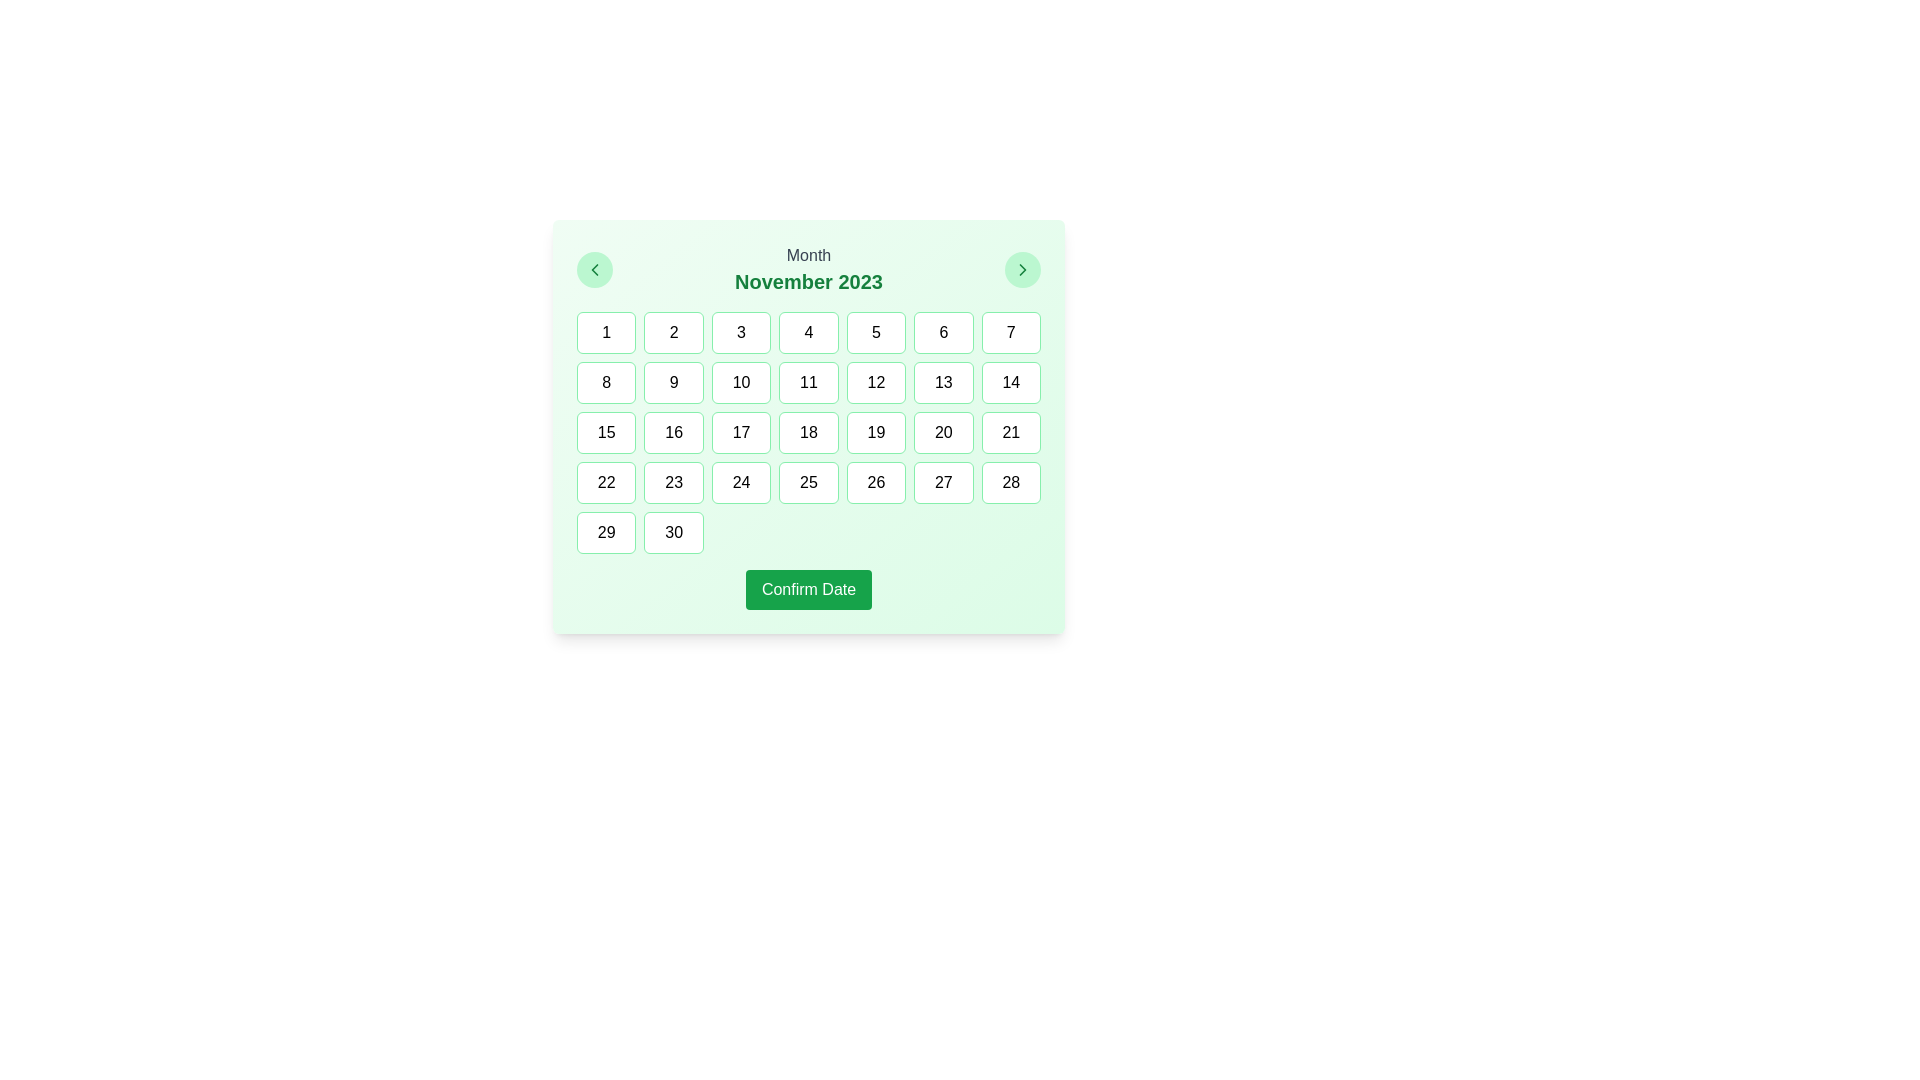 The image size is (1920, 1080). What do you see at coordinates (740, 482) in the screenshot?
I see `the rectangular button with rounded corners that displays the number '24' in black, located in the fifth row and third column of the calendar grid` at bounding box center [740, 482].